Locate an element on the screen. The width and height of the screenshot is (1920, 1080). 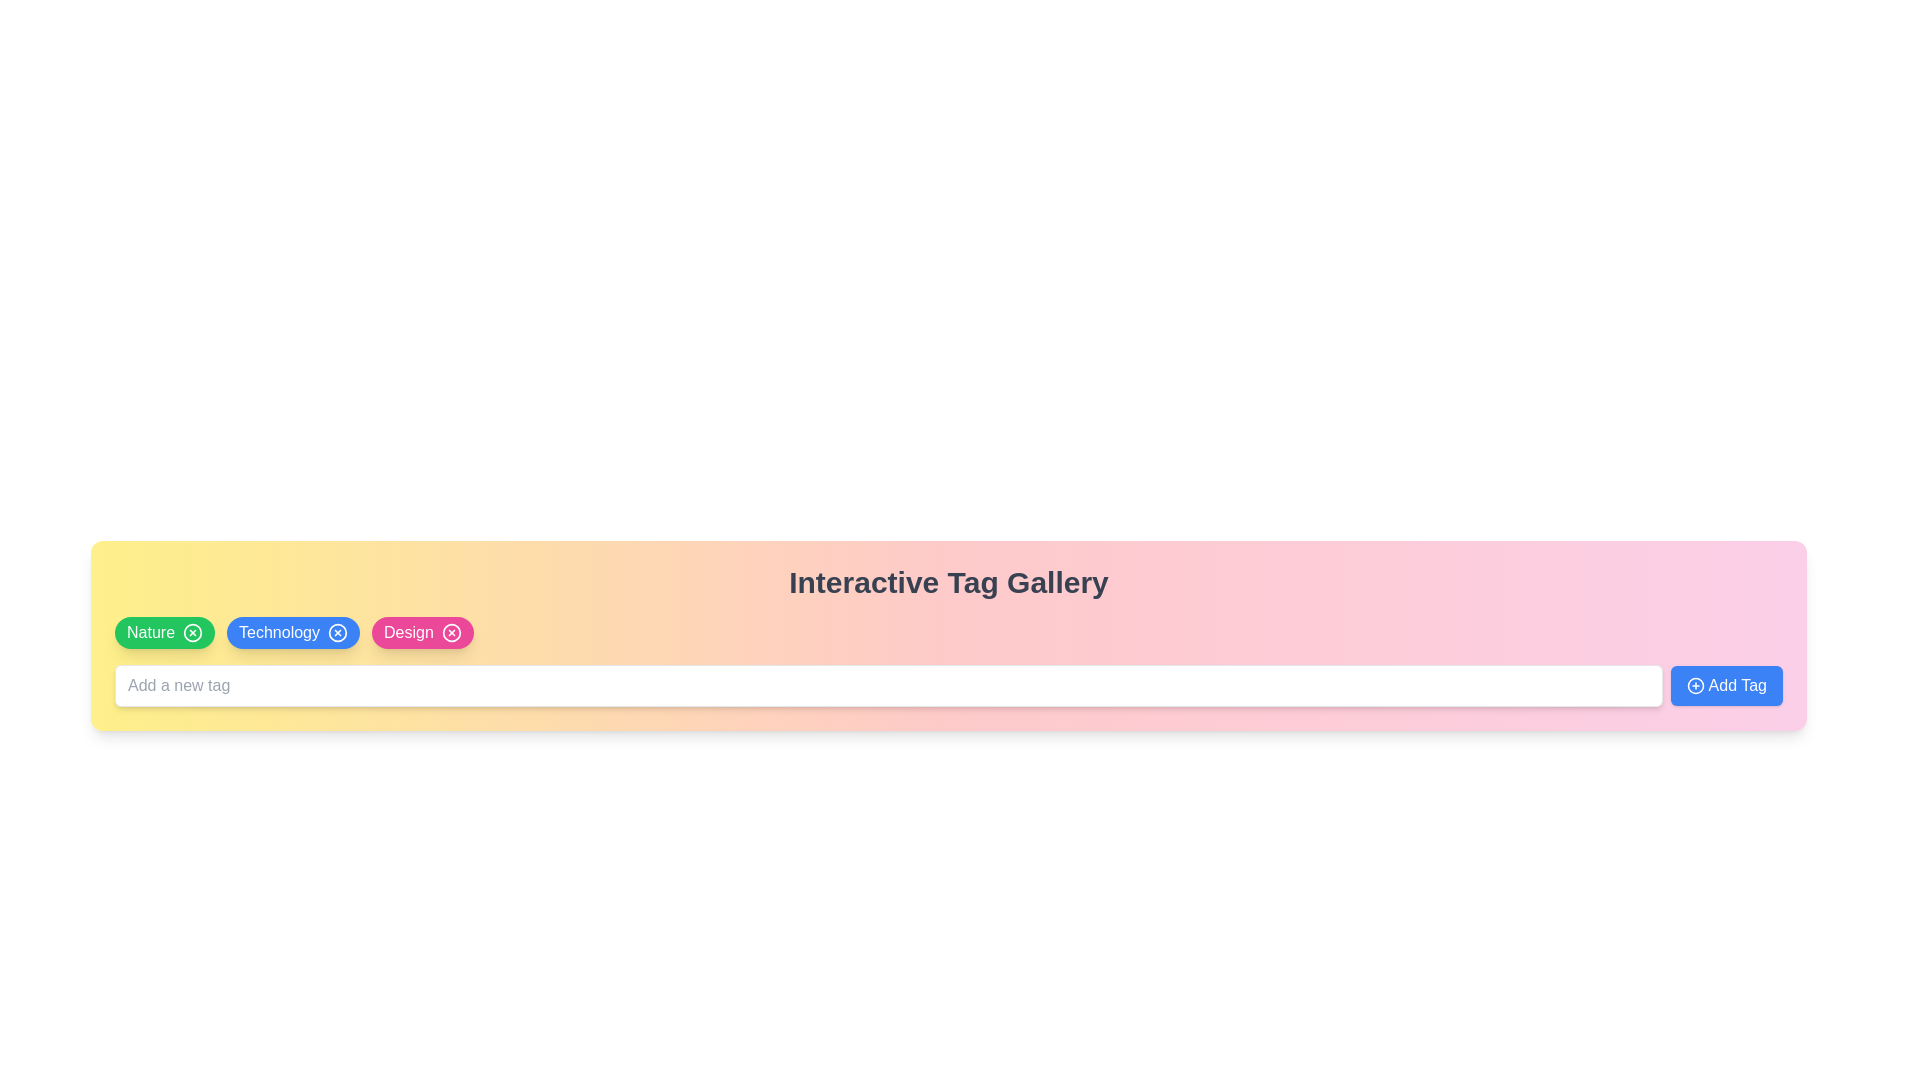
the pink 'Design' tag with a close icon is located at coordinates (421, 632).